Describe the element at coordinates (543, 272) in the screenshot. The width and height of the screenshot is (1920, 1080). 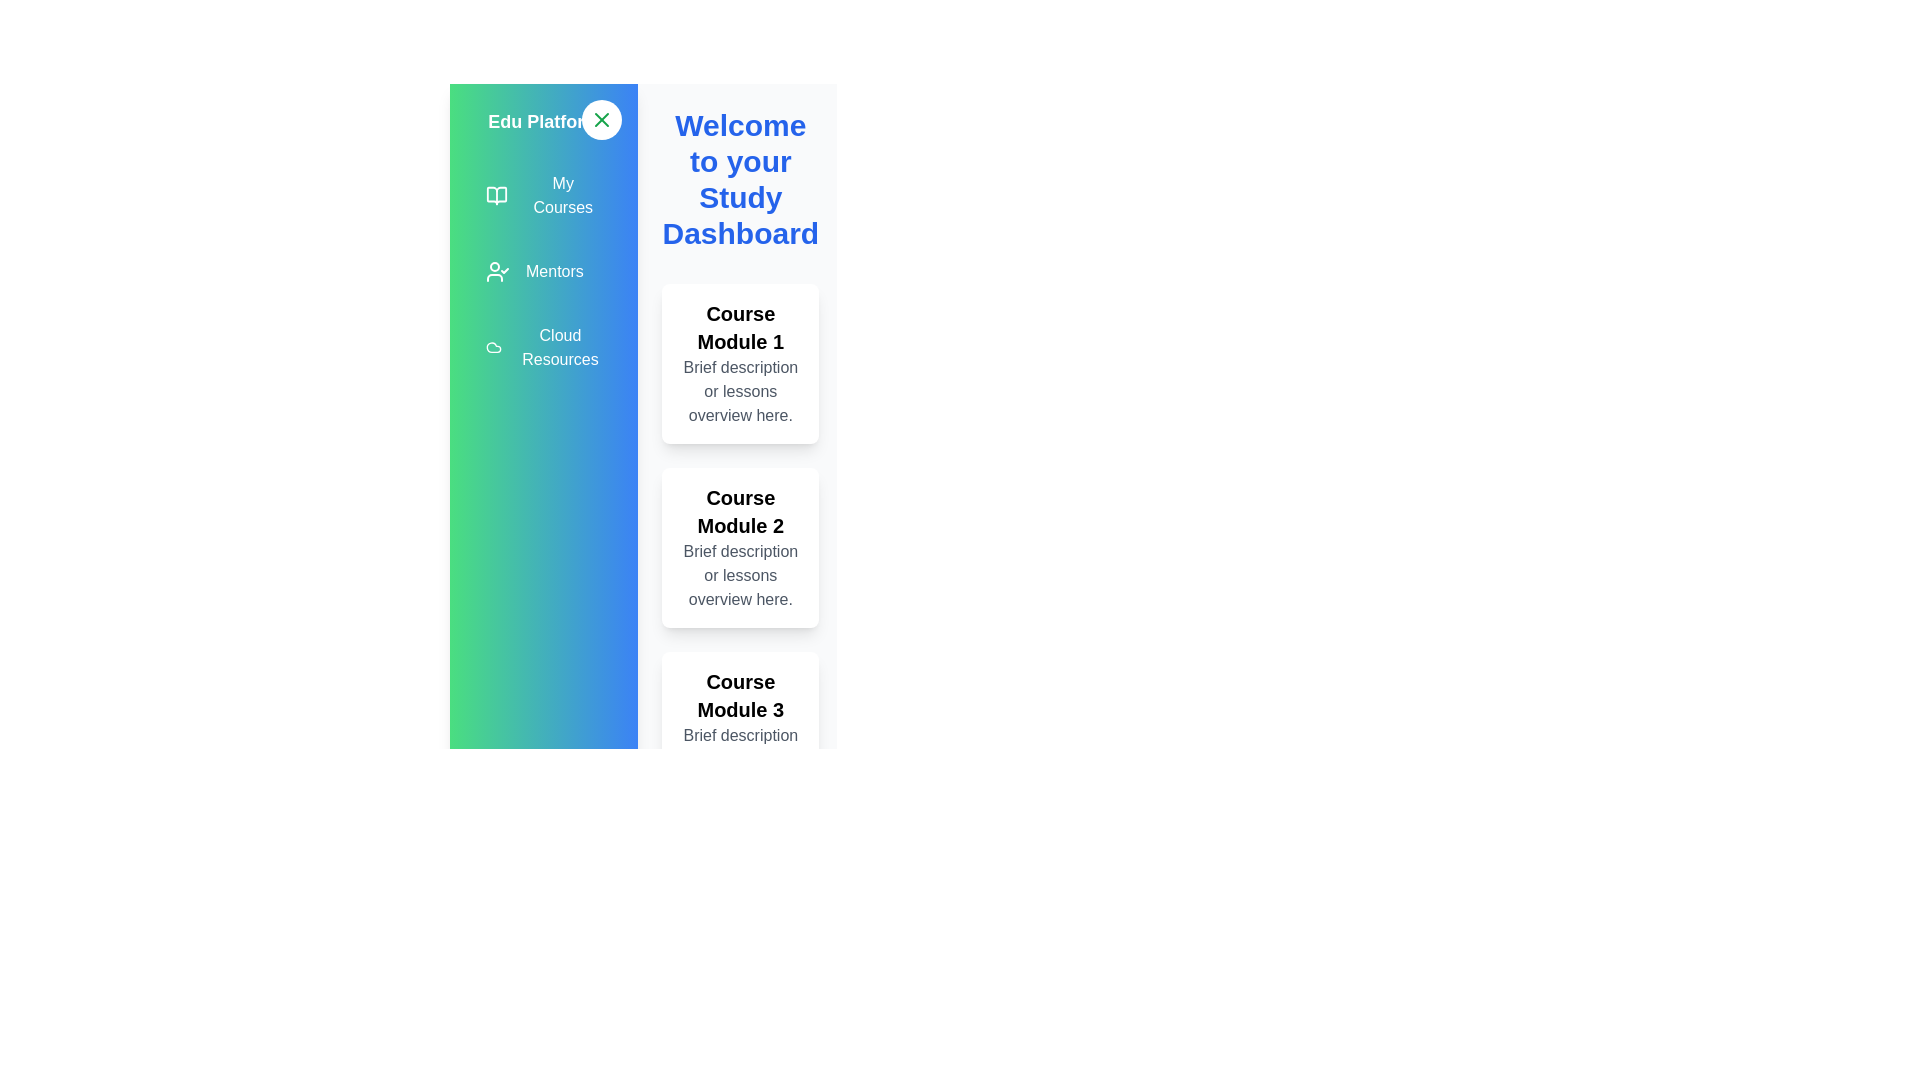
I see `the 'Mentors' menu item to navigate to the 'Mentors' section` at that location.